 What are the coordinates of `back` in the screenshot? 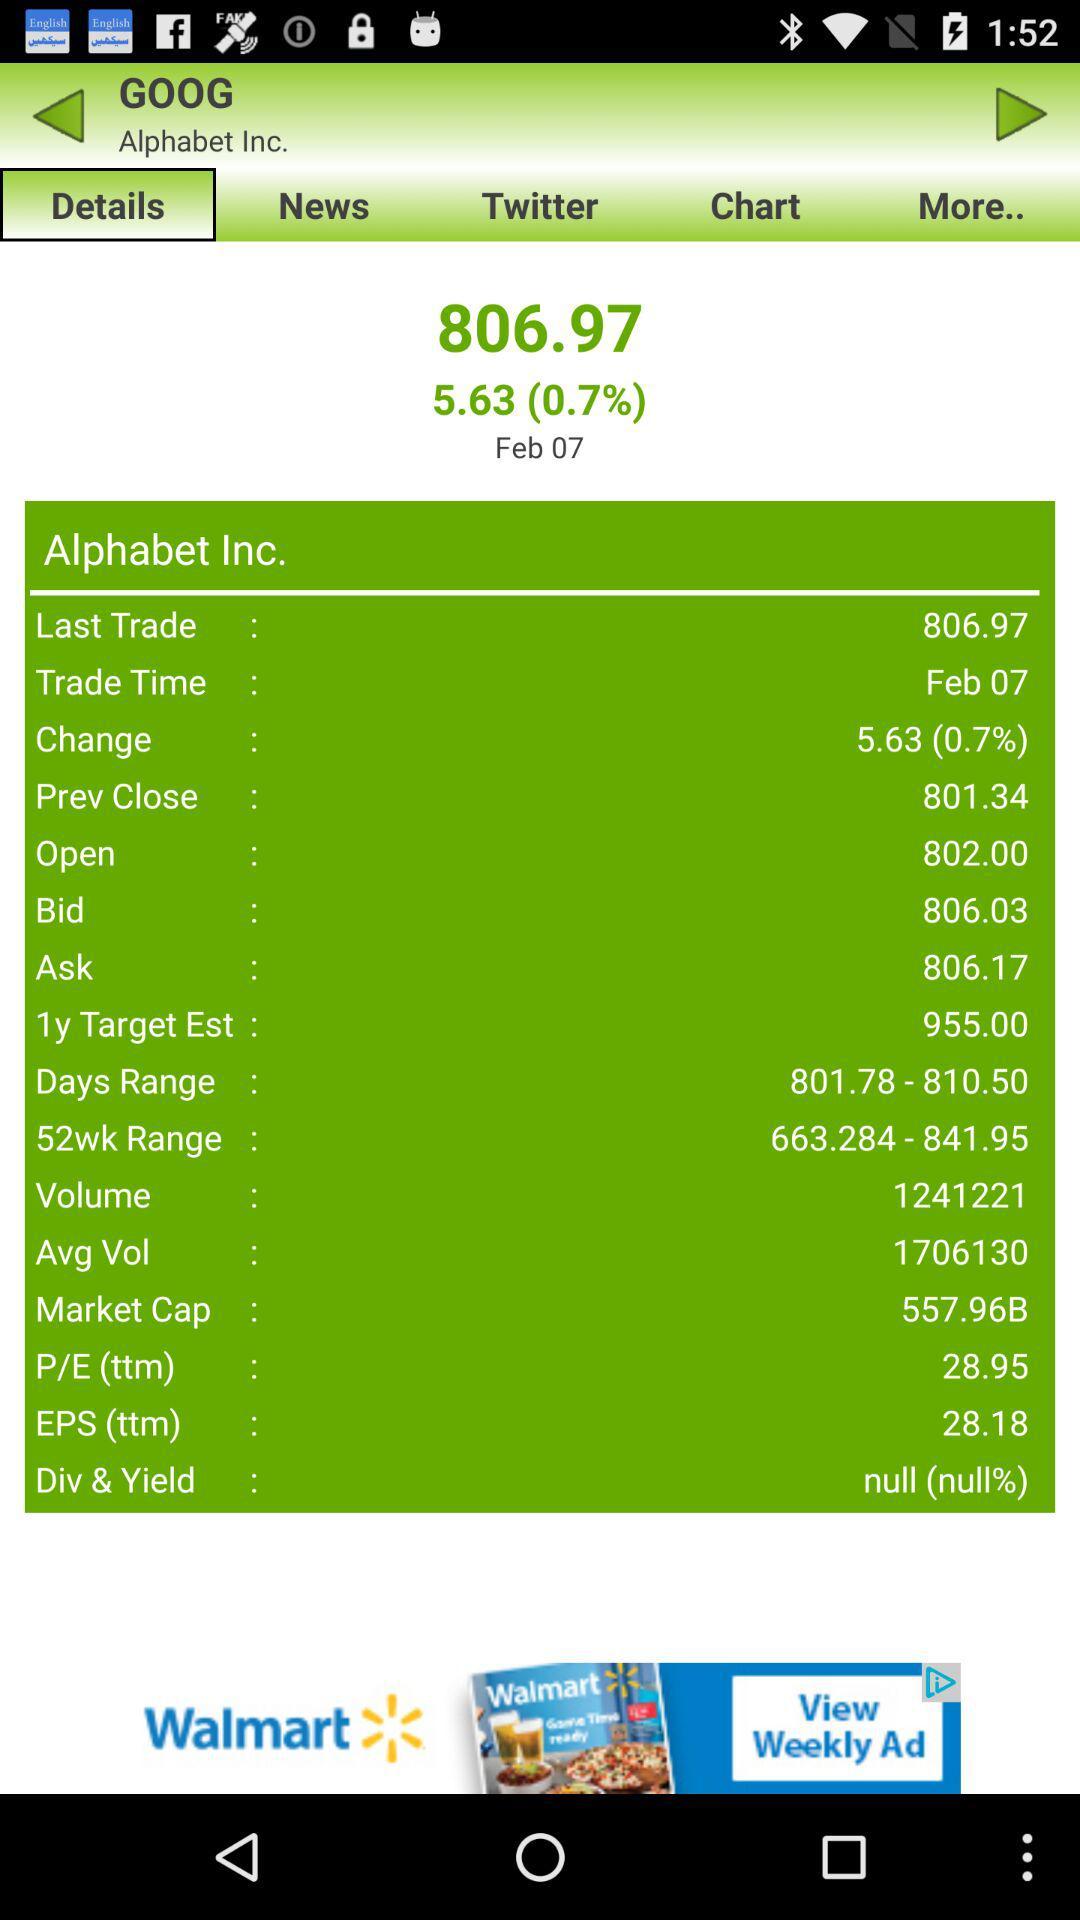 It's located at (56, 114).